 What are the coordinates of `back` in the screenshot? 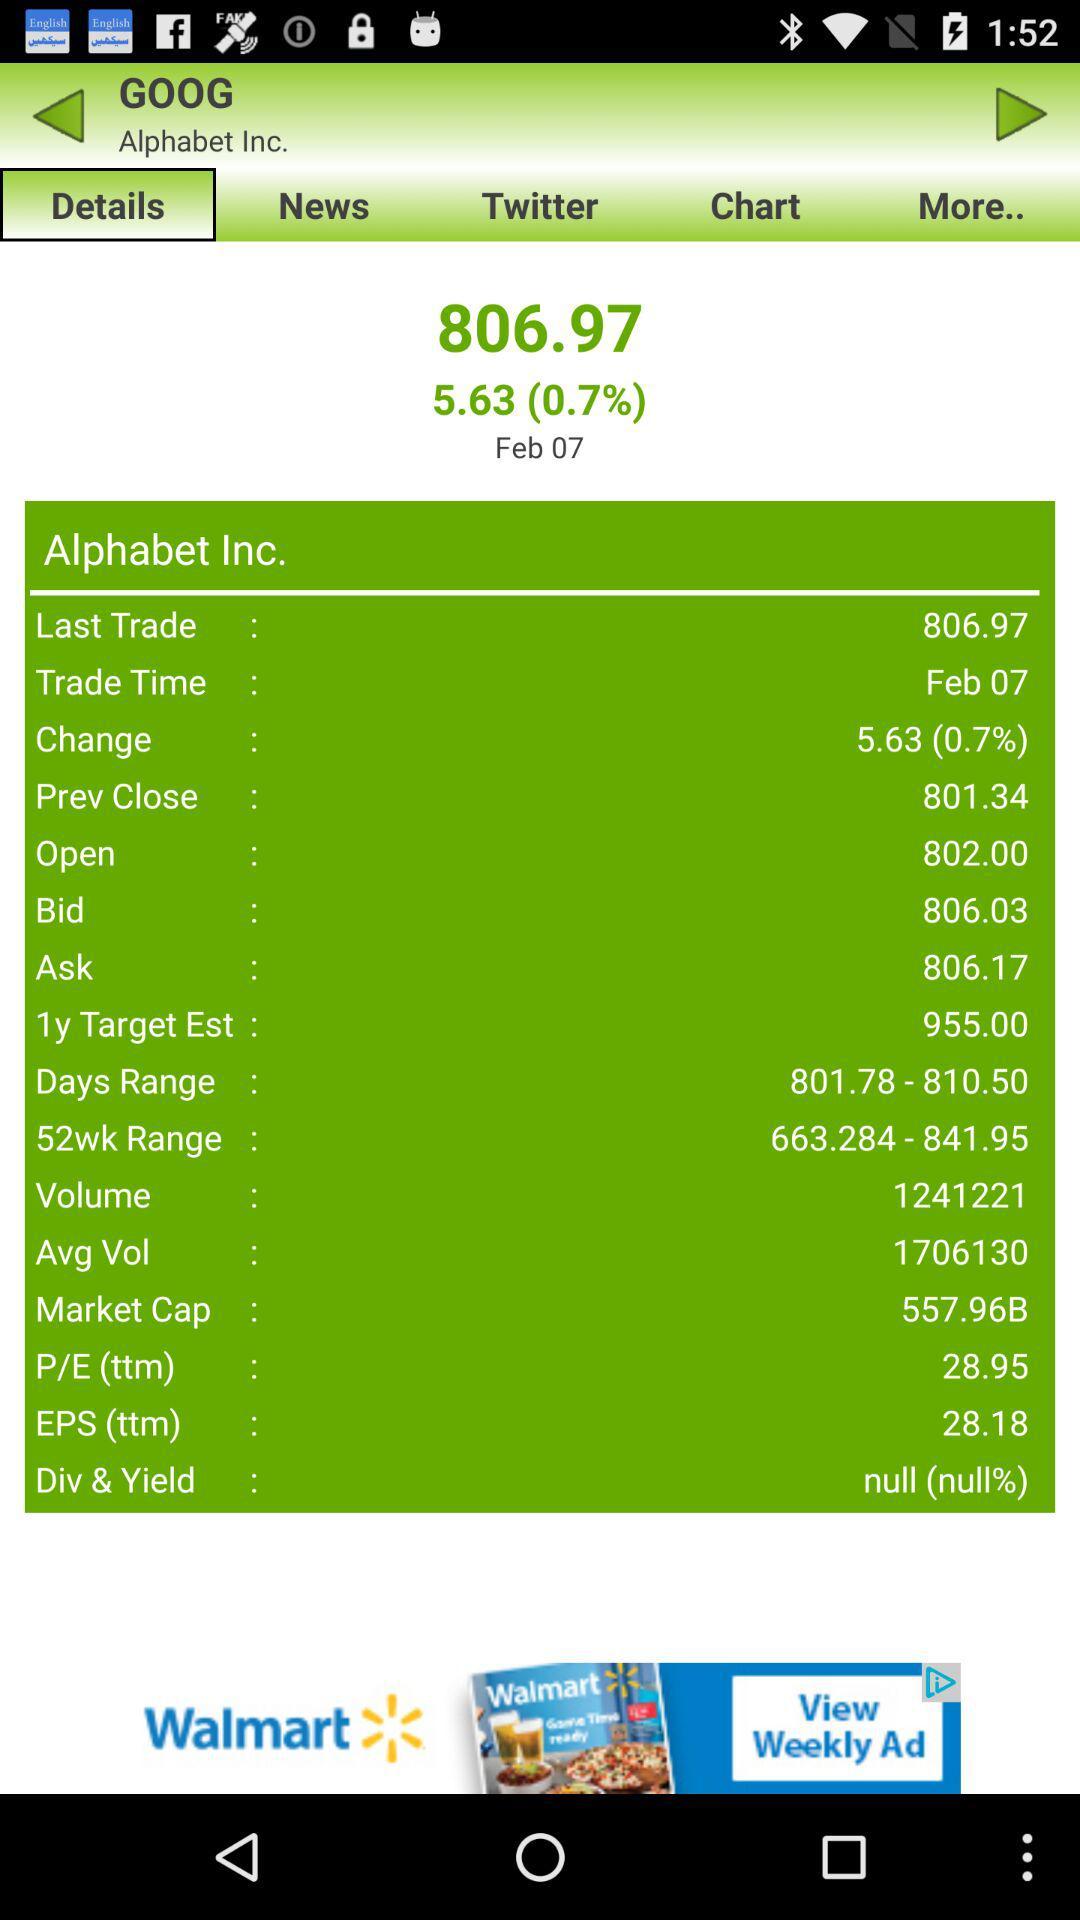 It's located at (56, 114).